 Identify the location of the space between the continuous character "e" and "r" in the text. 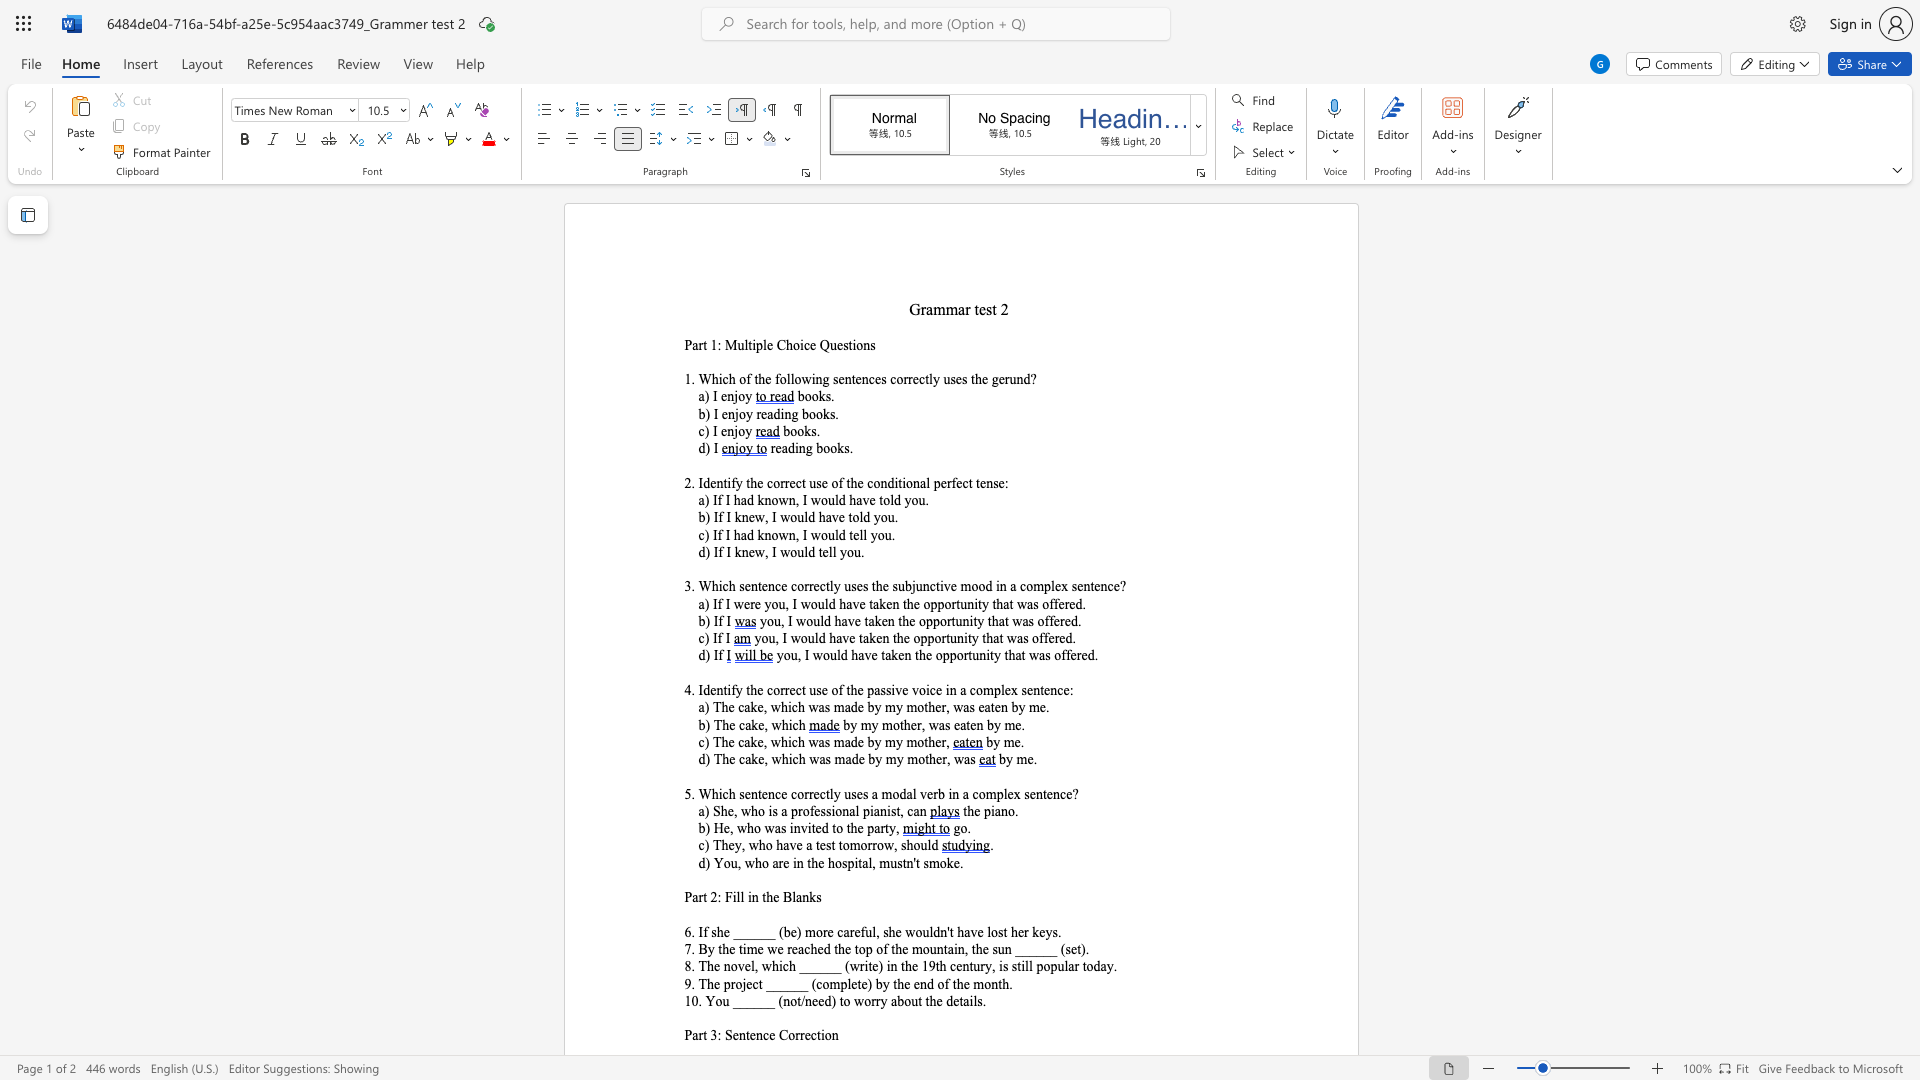
(915, 725).